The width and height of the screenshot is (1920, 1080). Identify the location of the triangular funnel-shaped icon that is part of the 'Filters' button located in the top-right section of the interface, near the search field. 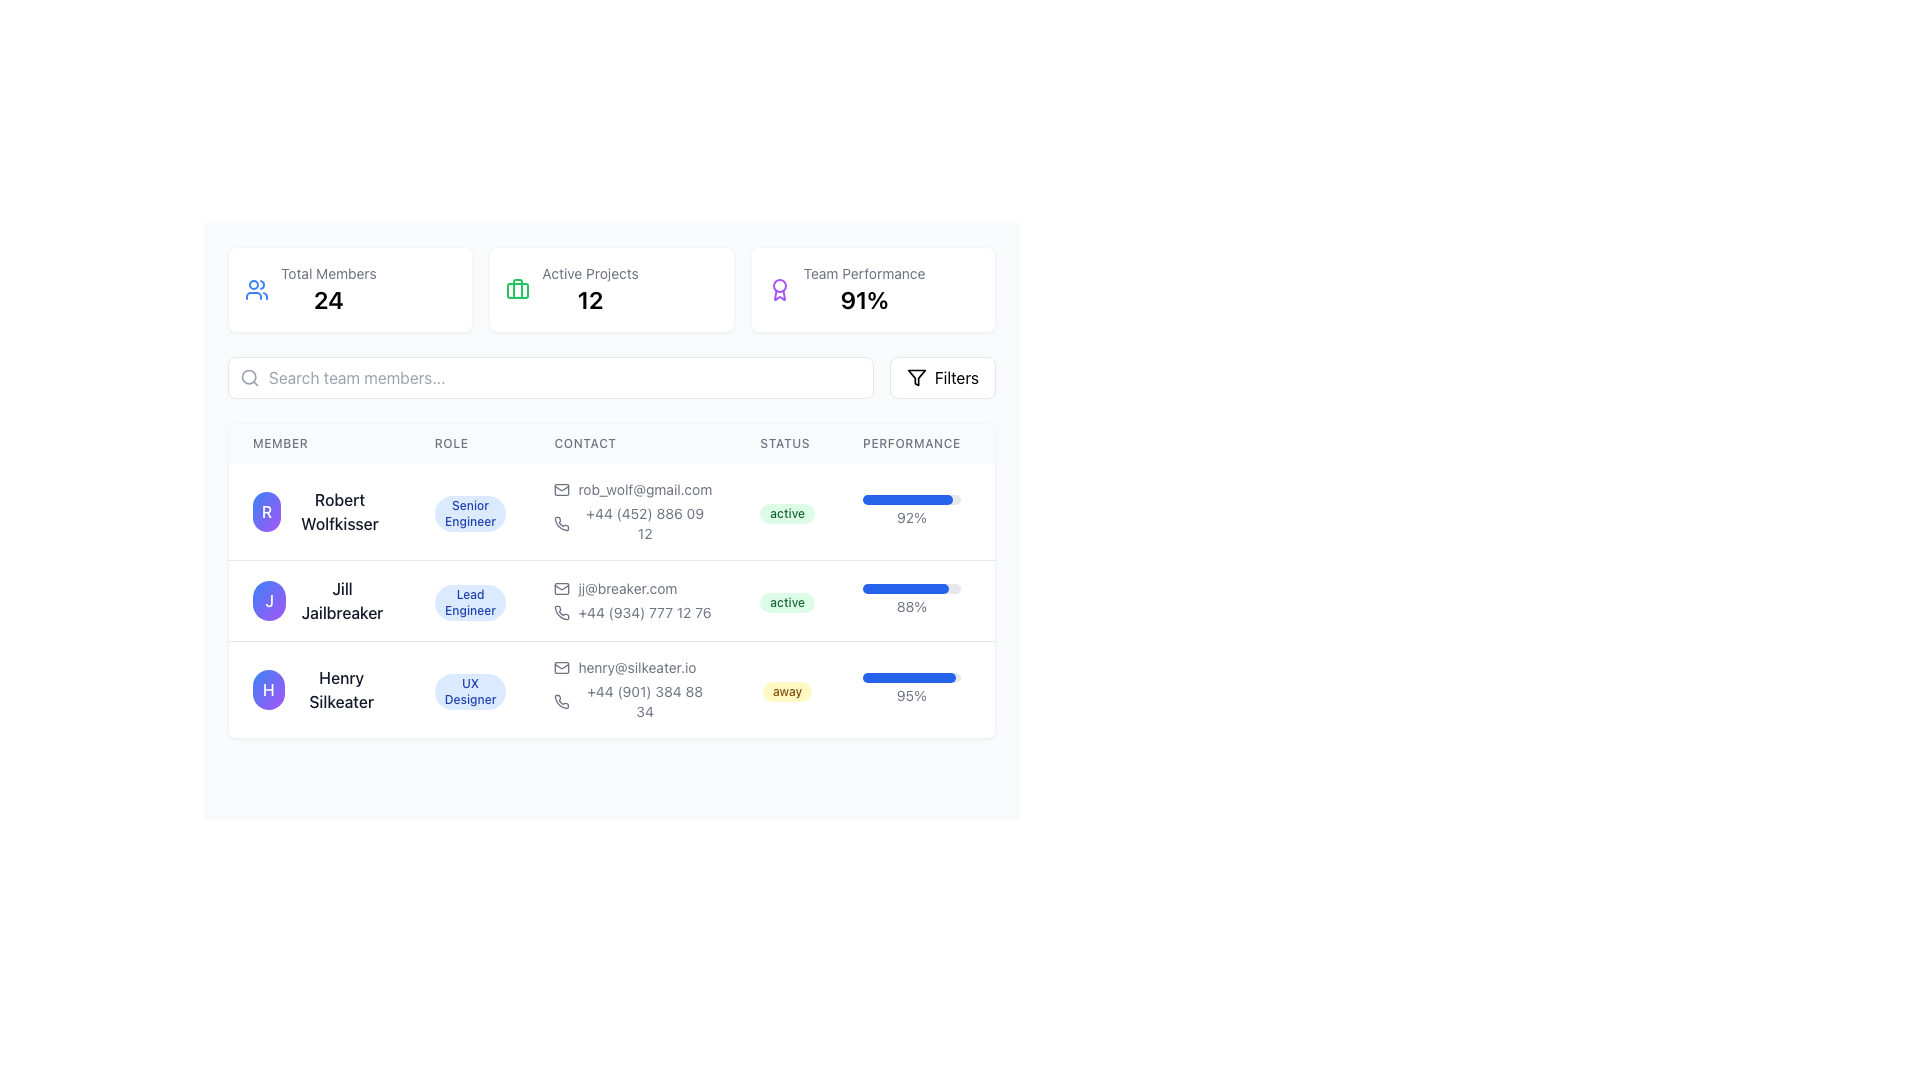
(915, 378).